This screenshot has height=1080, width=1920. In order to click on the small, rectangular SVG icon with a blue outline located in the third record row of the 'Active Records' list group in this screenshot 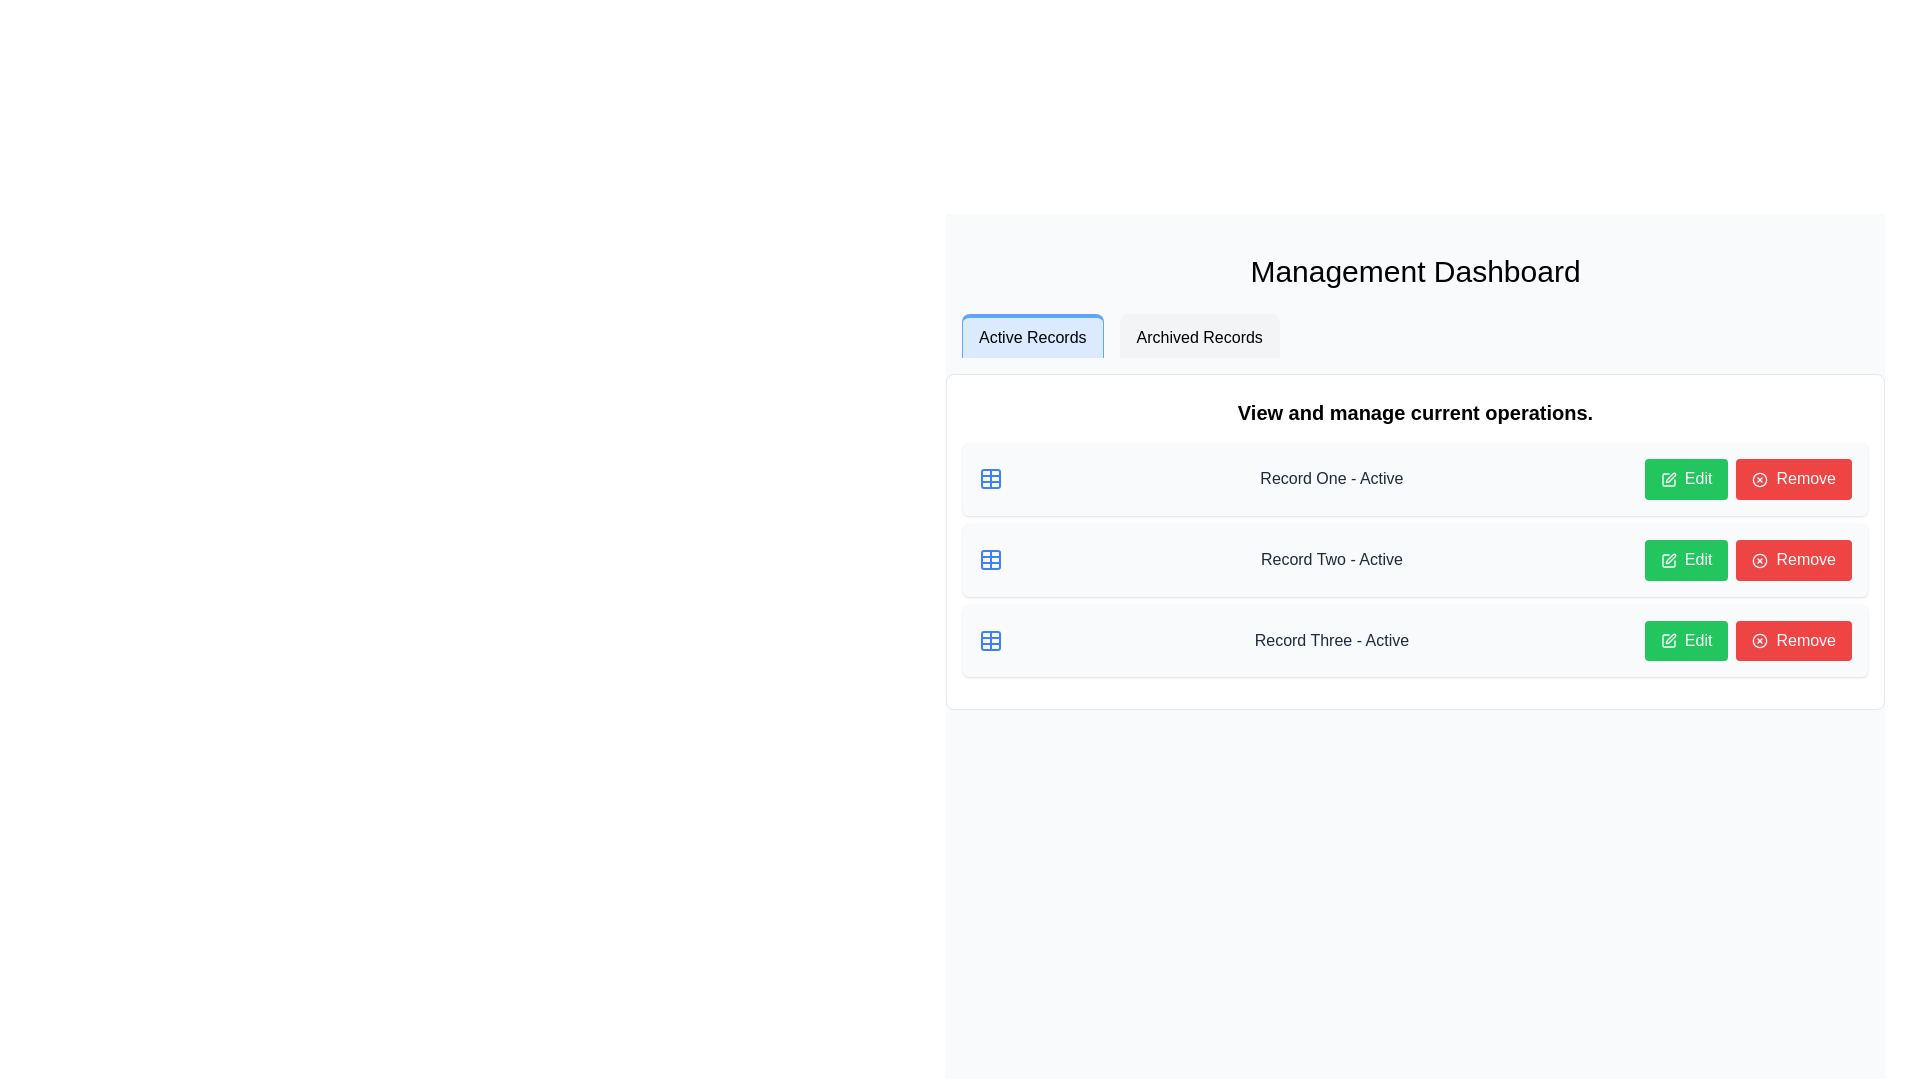, I will do `click(990, 640)`.